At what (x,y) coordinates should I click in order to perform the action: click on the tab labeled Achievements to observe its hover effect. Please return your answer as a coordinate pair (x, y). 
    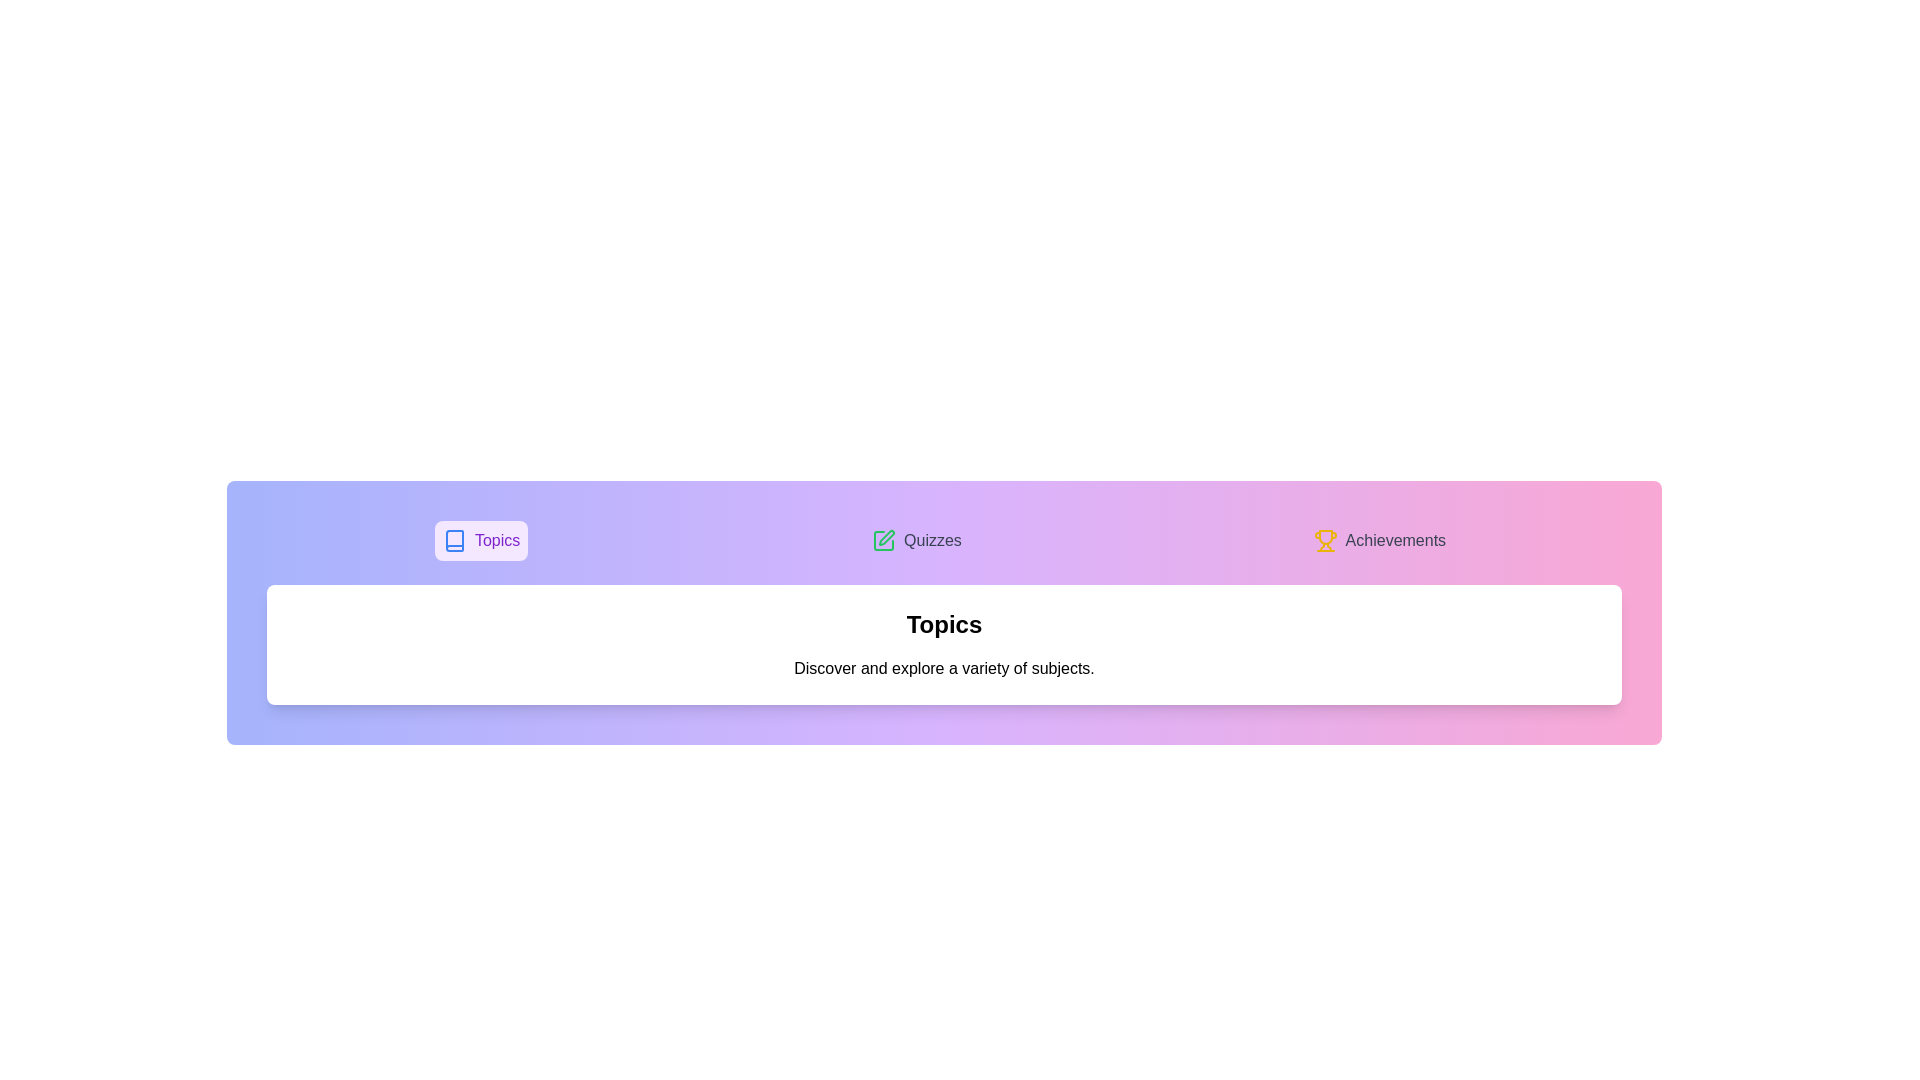
    Looking at the image, I should click on (1377, 540).